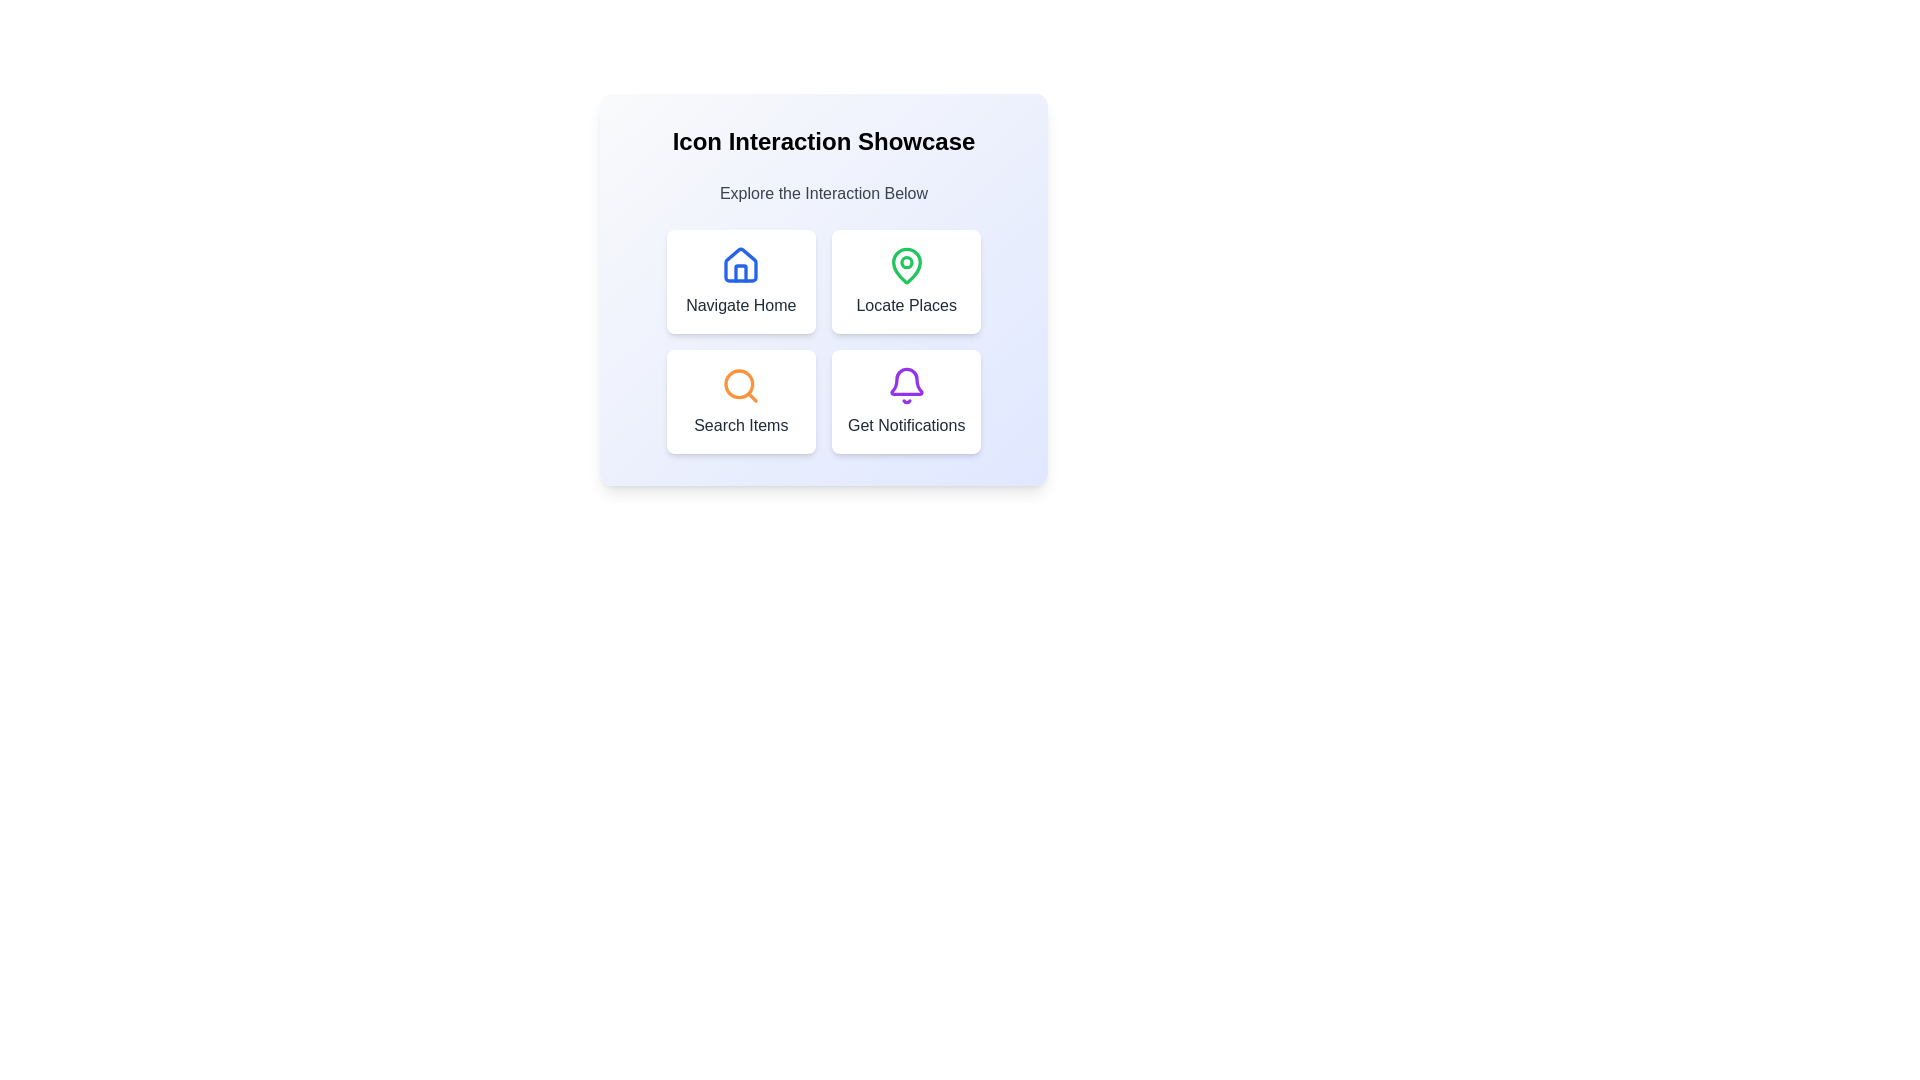  What do you see at coordinates (740, 385) in the screenshot?
I see `the circular magnifying glass icon with an orange outline, located within the 'Search Items' card` at bounding box center [740, 385].